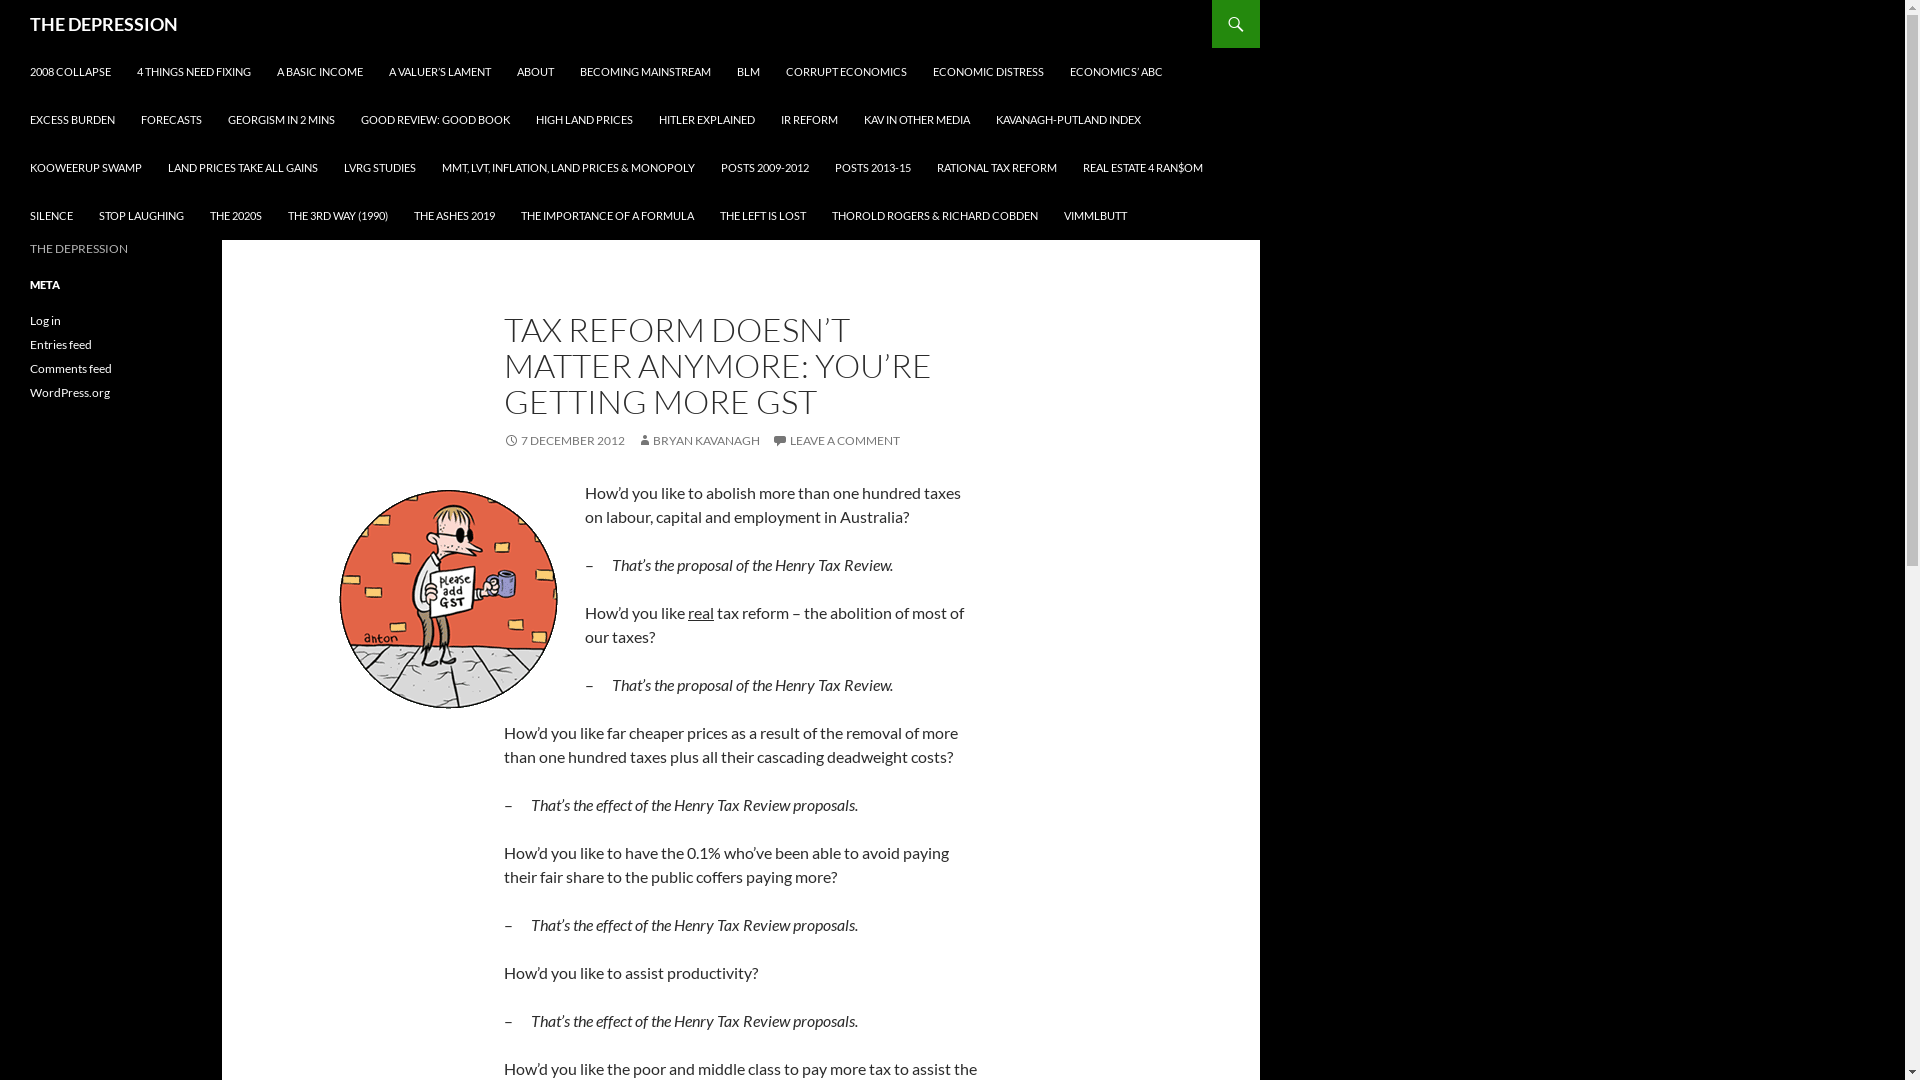  What do you see at coordinates (1094, 216) in the screenshot?
I see `'VIMMLBUTT'` at bounding box center [1094, 216].